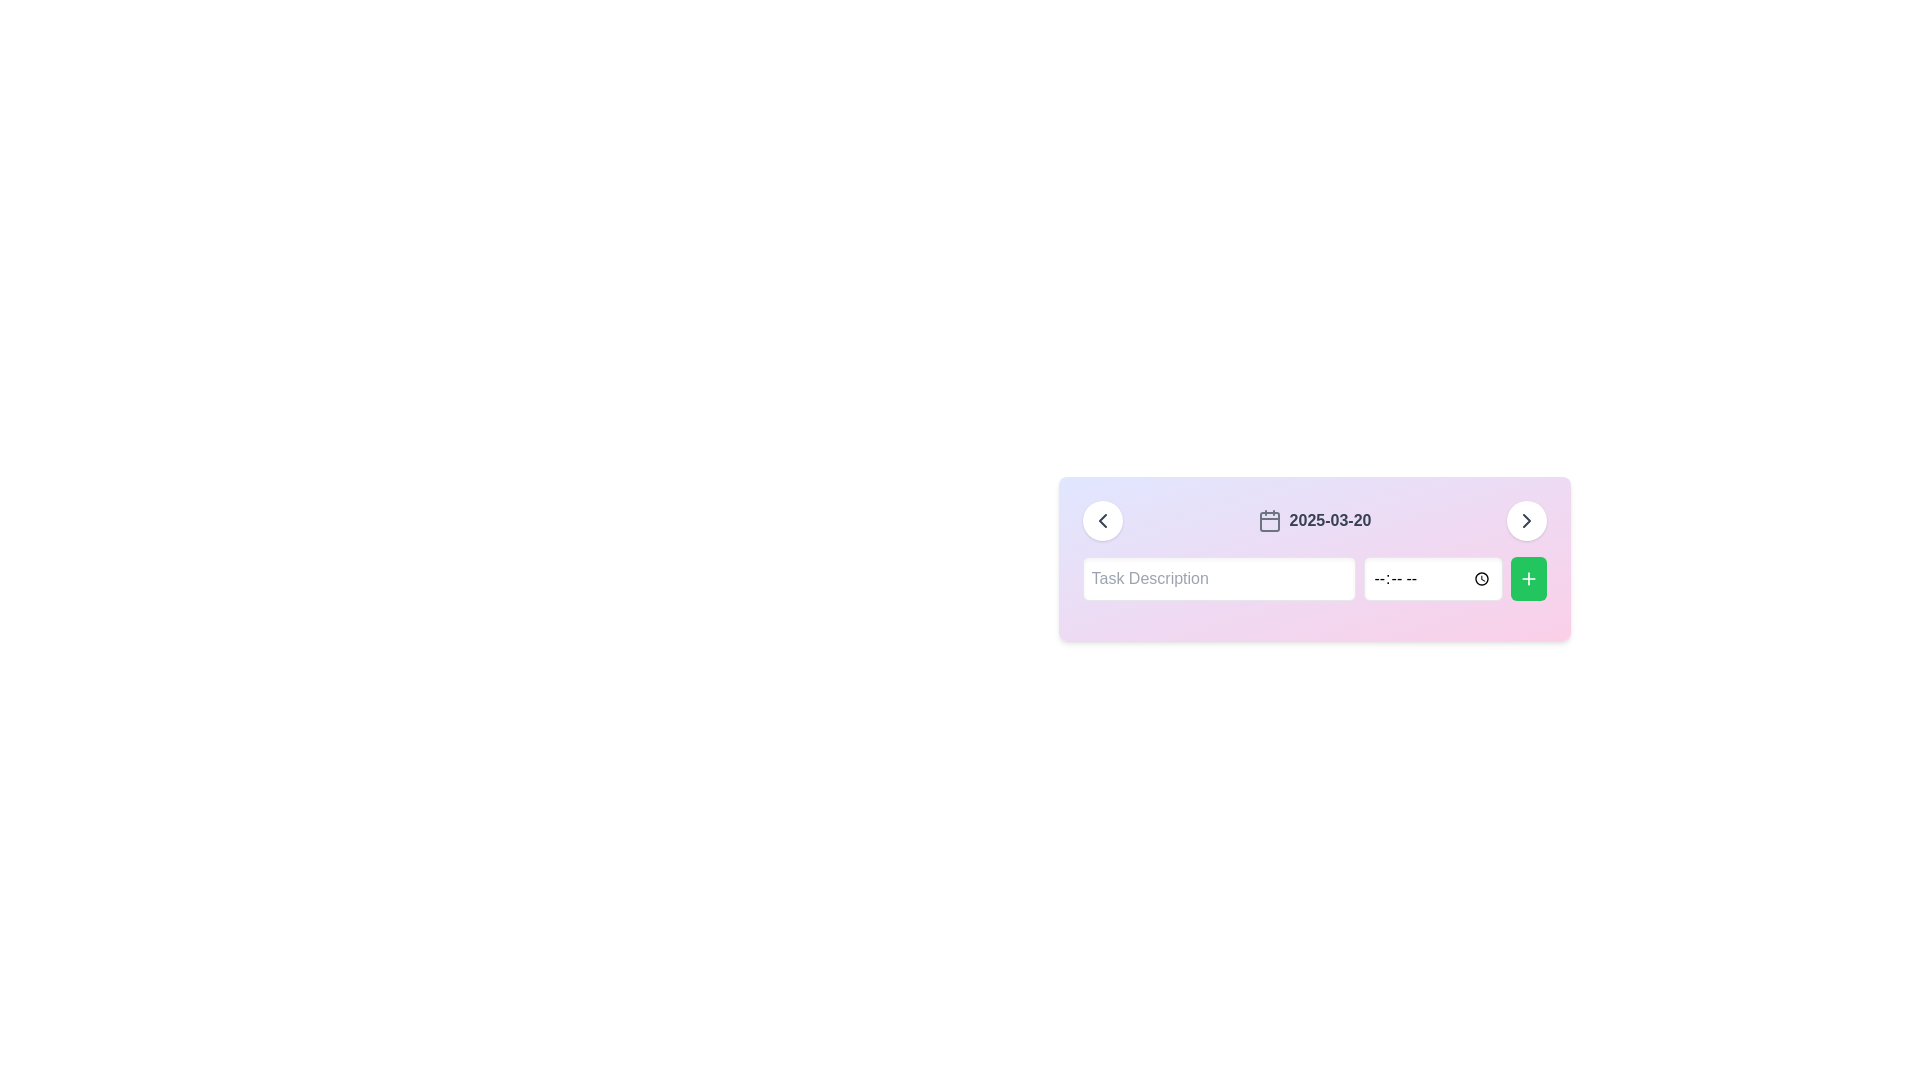 The height and width of the screenshot is (1080, 1920). What do you see at coordinates (1101, 519) in the screenshot?
I see `the circular button with a leftward-facing chevron icon` at bounding box center [1101, 519].